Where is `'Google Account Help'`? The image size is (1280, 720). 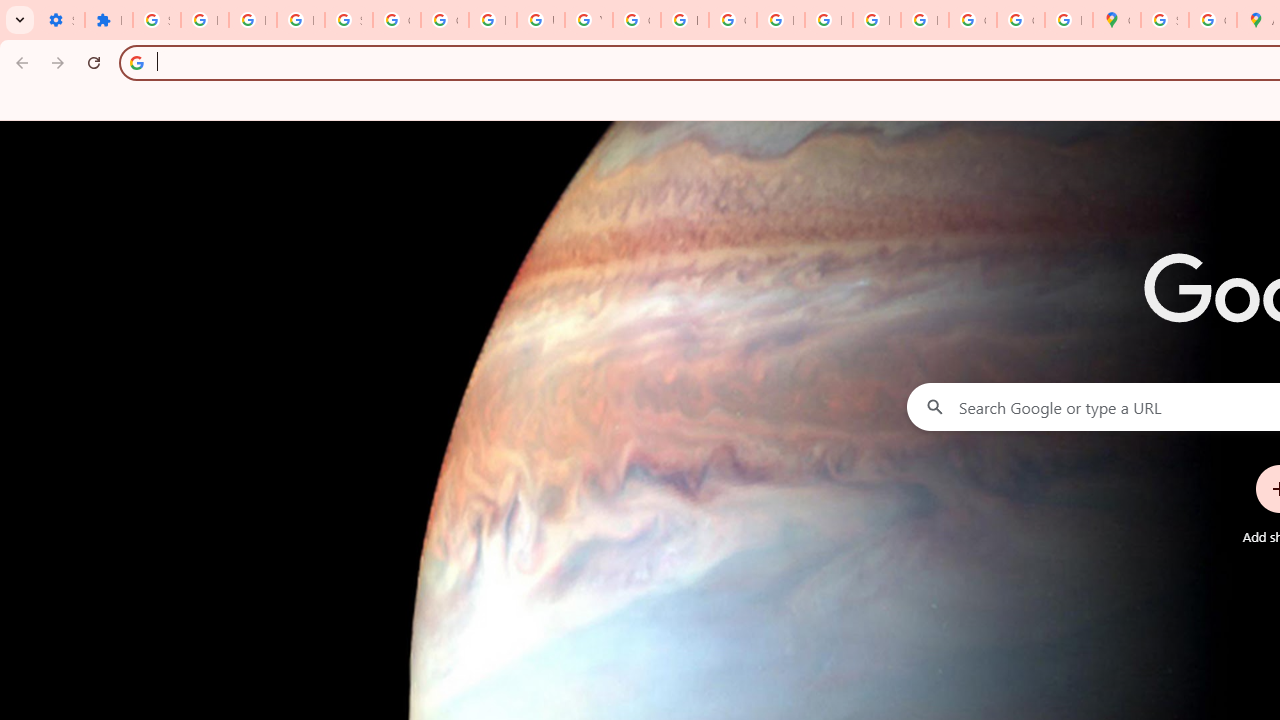 'Google Account Help' is located at coordinates (443, 20).